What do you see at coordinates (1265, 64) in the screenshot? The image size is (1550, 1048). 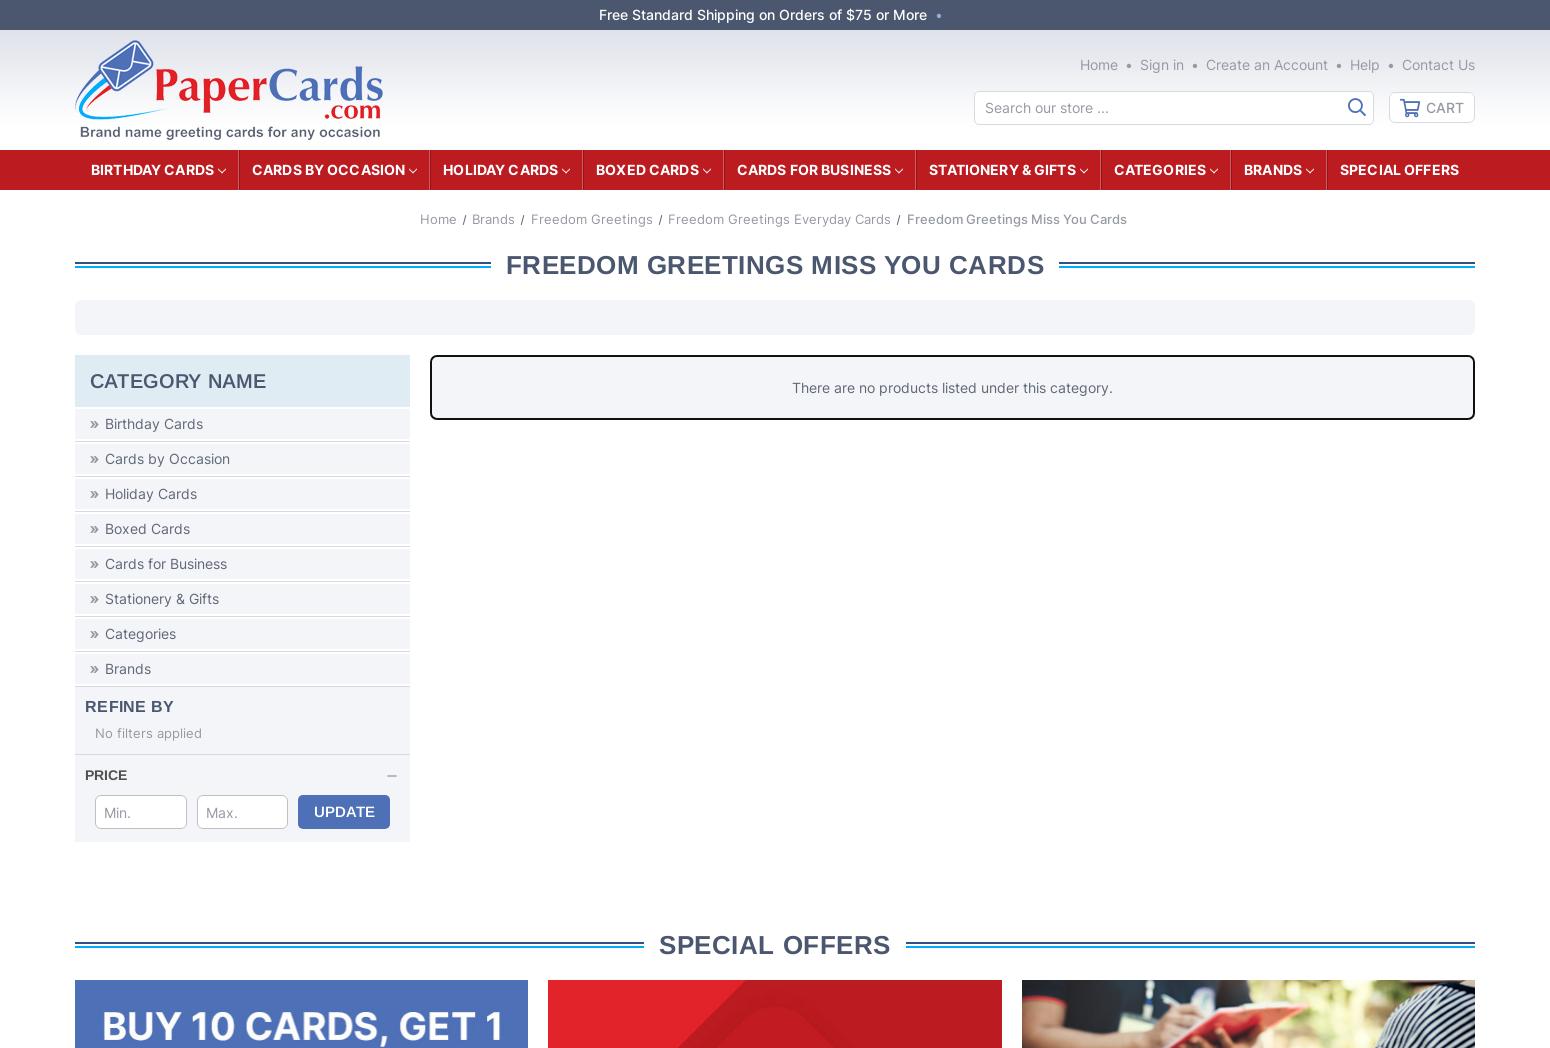 I see `'Create an Account'` at bounding box center [1265, 64].